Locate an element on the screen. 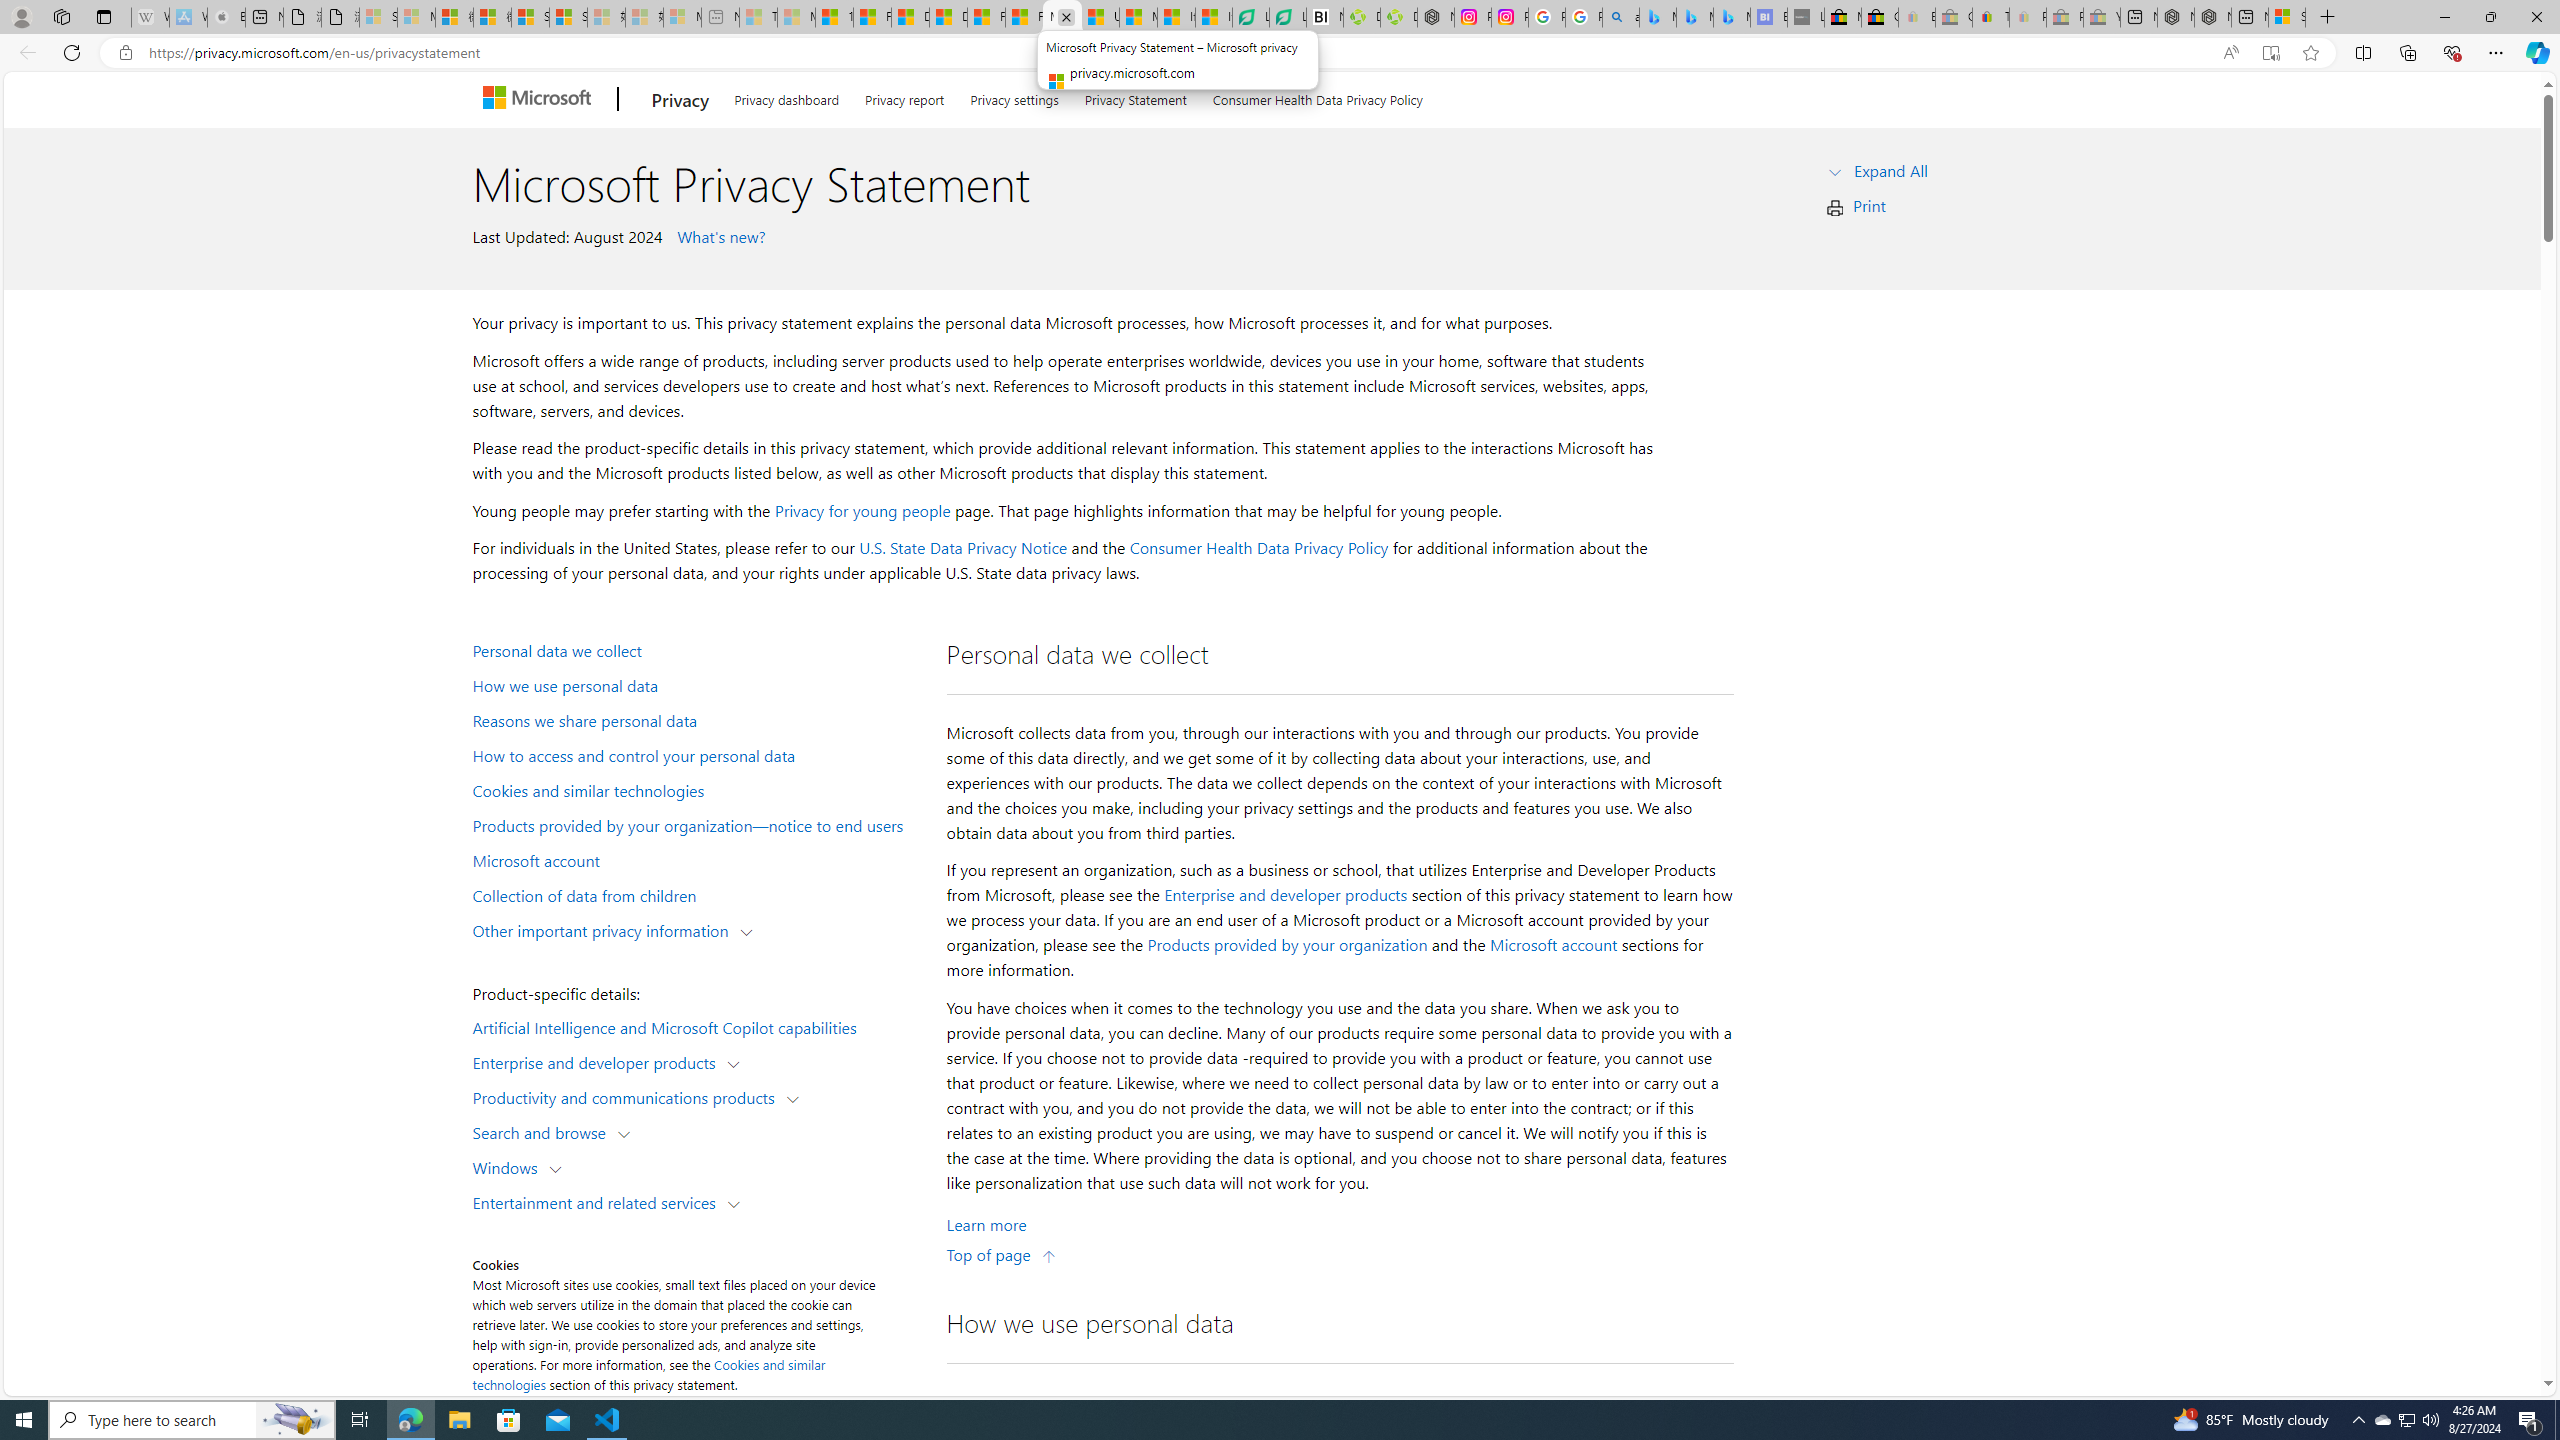 The height and width of the screenshot is (1440, 2560). 'Personal data we collect' is located at coordinates (696, 648).